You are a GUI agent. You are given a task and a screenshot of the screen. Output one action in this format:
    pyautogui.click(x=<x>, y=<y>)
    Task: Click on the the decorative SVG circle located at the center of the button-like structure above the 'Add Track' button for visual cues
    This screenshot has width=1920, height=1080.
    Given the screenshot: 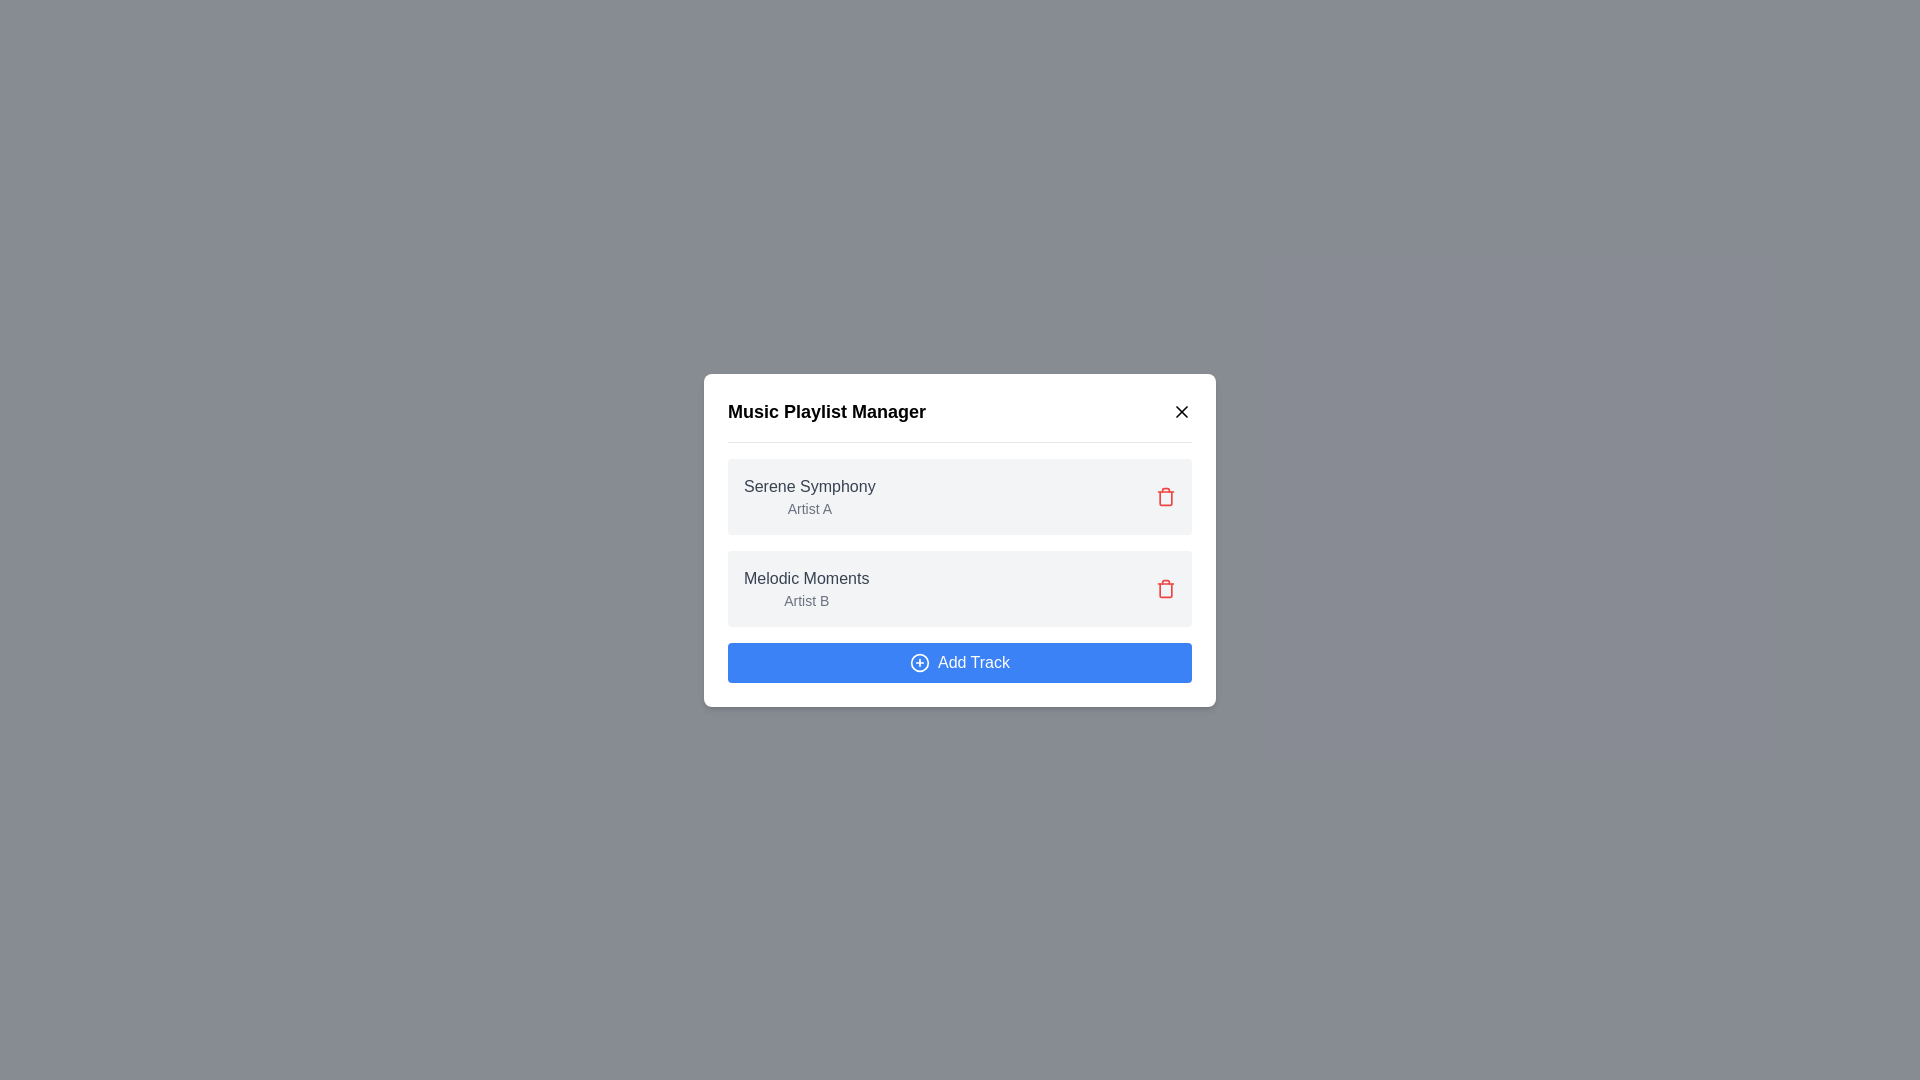 What is the action you would take?
    pyautogui.click(x=919, y=662)
    